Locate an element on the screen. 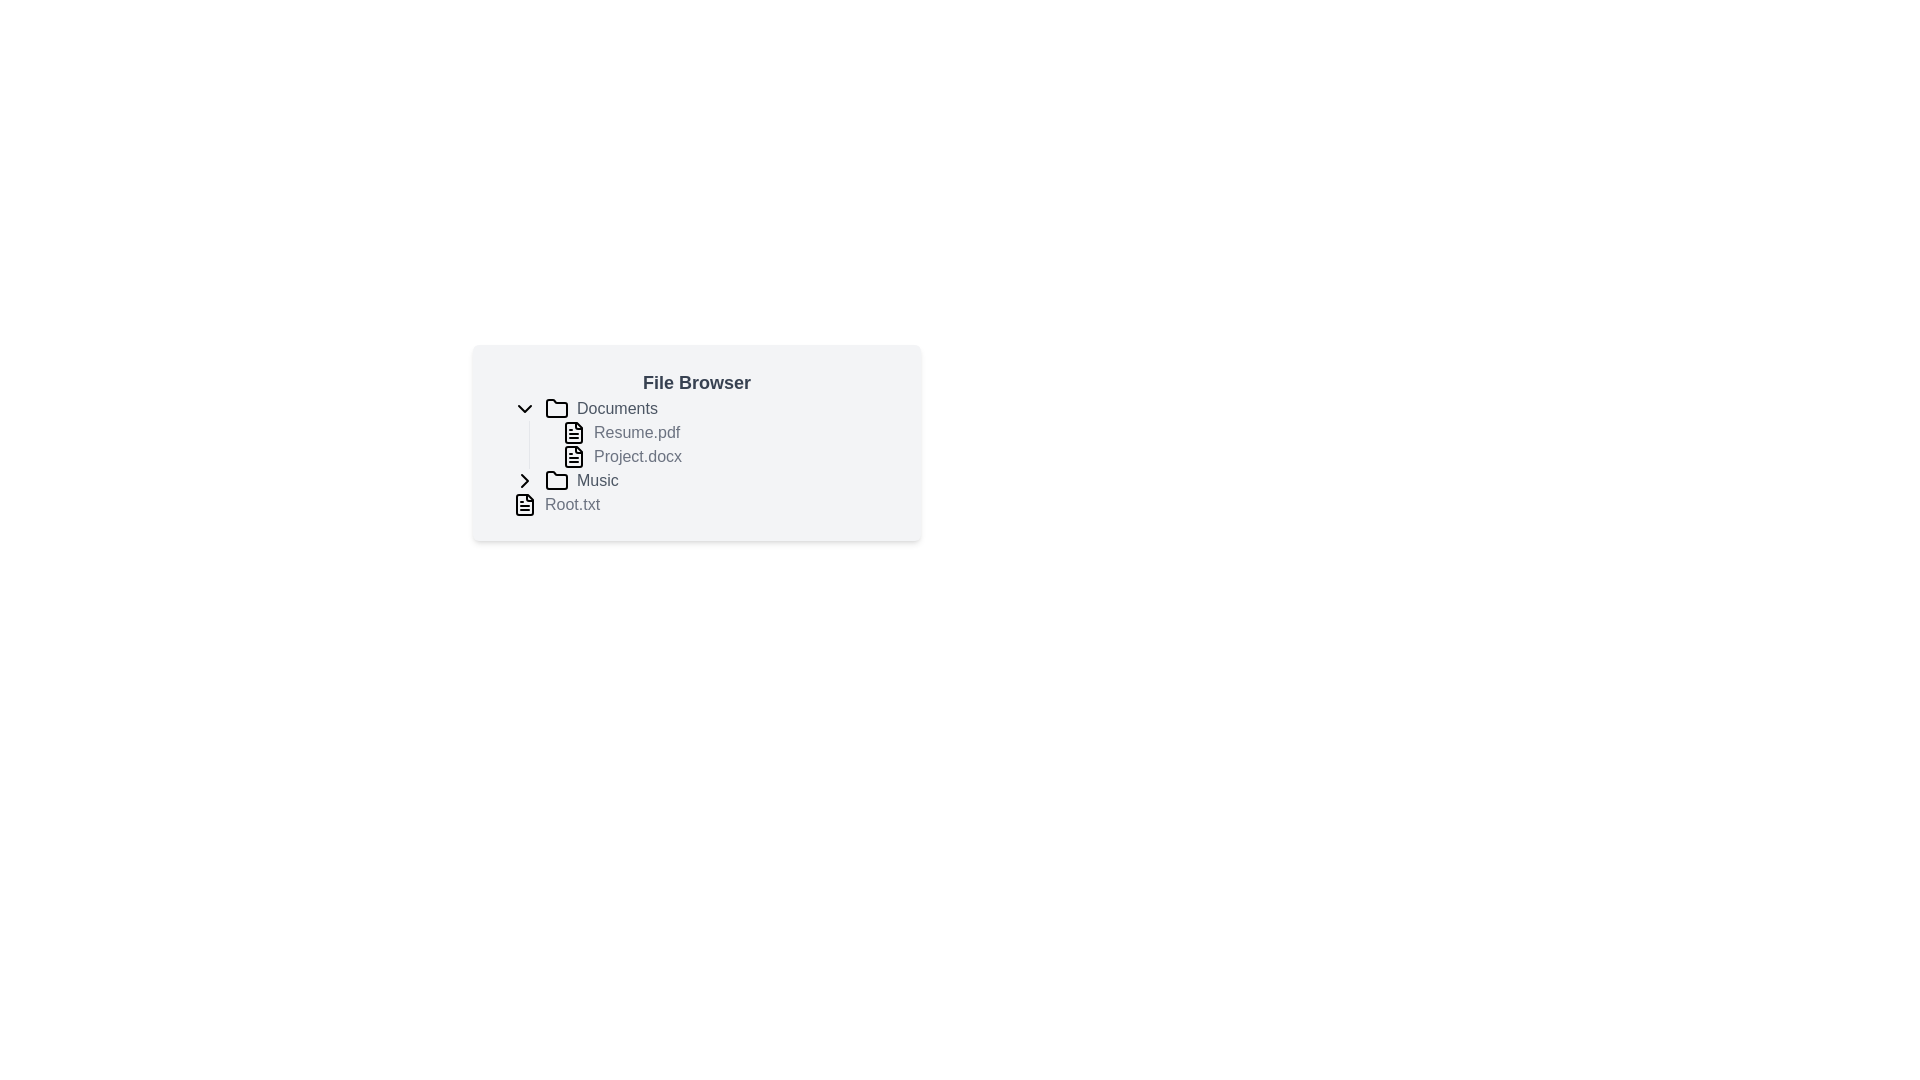  the file listing entry for 'Resume.pdf' located is located at coordinates (728, 431).